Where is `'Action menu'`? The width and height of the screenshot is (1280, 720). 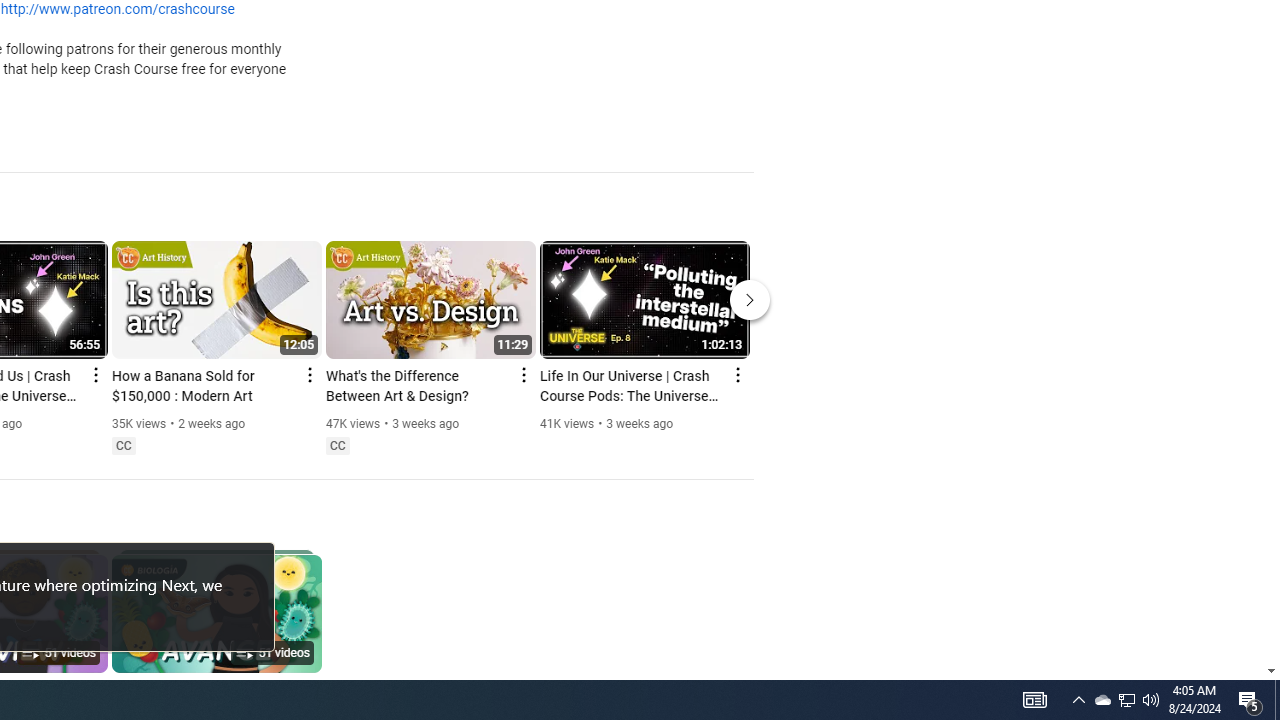
'Action menu' is located at coordinates (736, 375).